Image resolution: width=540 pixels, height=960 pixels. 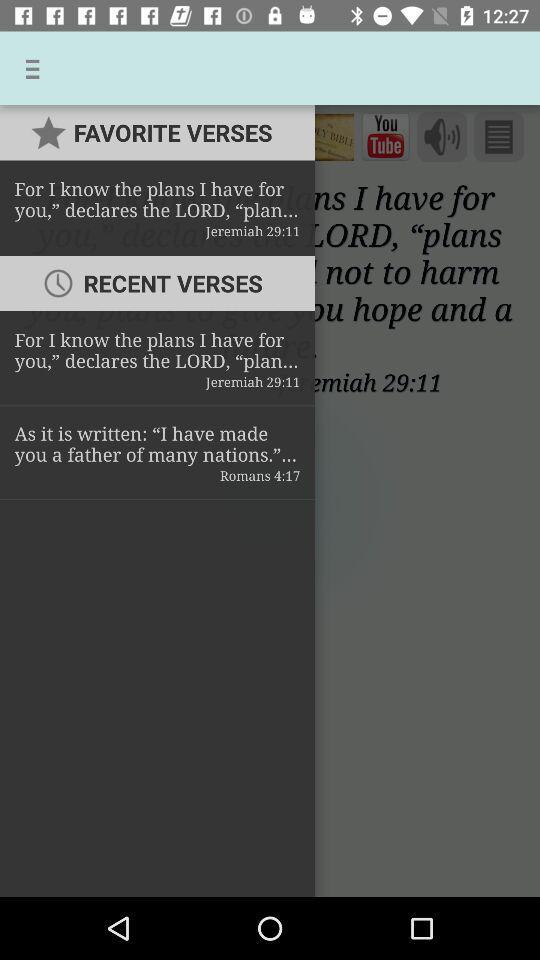 What do you see at coordinates (442, 136) in the screenshot?
I see `the volume icon` at bounding box center [442, 136].